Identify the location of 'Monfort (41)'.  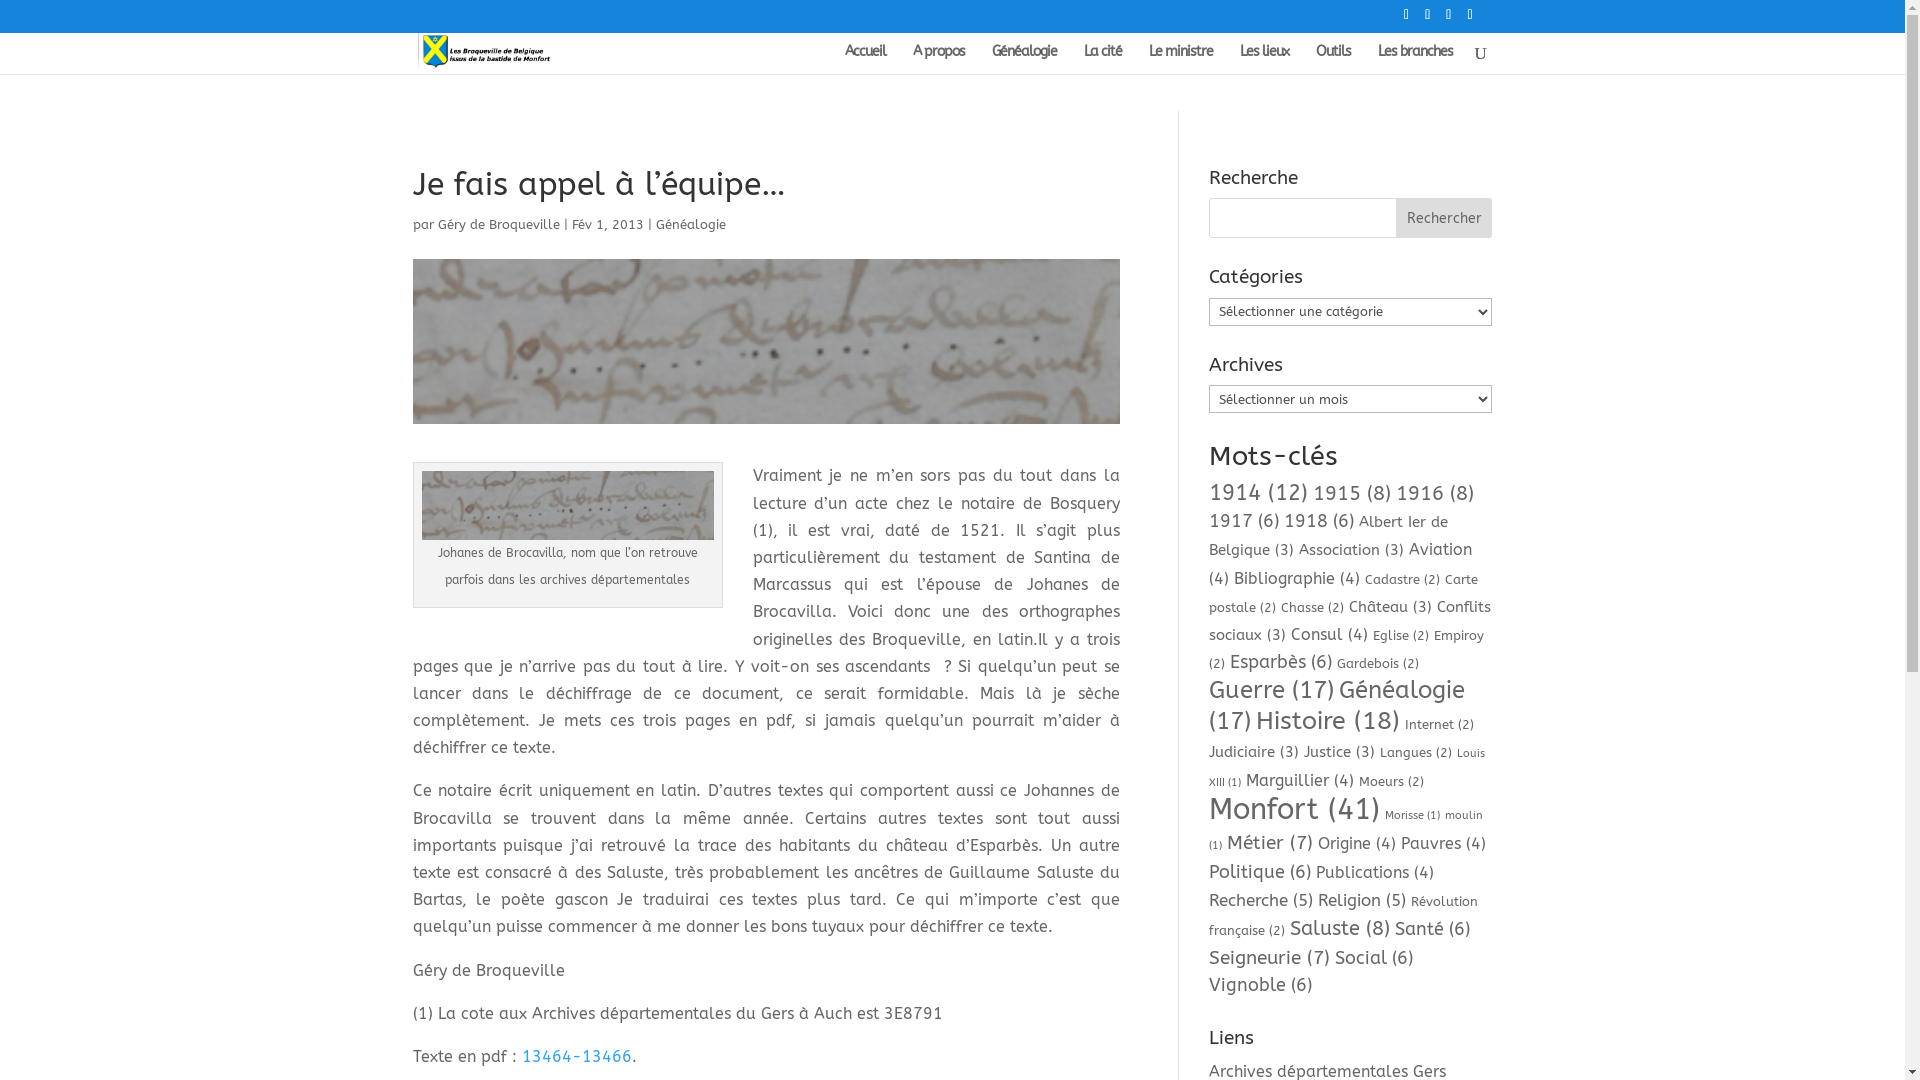
(1294, 808).